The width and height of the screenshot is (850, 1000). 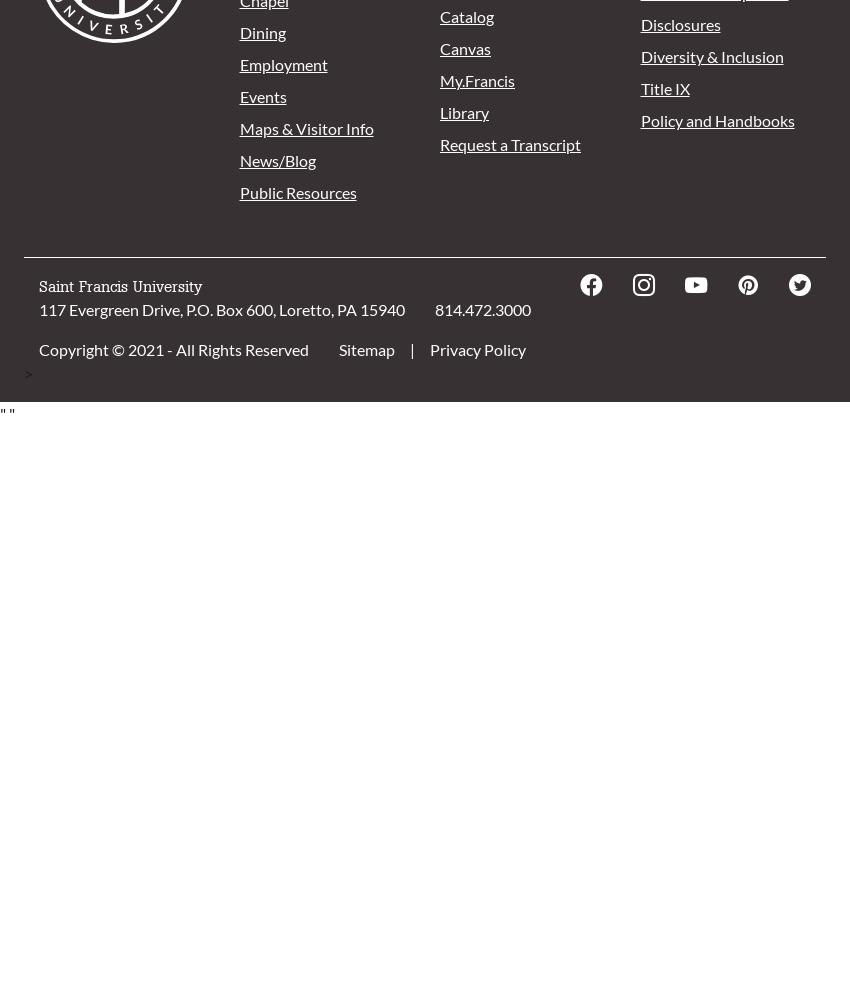 What do you see at coordinates (410, 348) in the screenshot?
I see `'|'` at bounding box center [410, 348].